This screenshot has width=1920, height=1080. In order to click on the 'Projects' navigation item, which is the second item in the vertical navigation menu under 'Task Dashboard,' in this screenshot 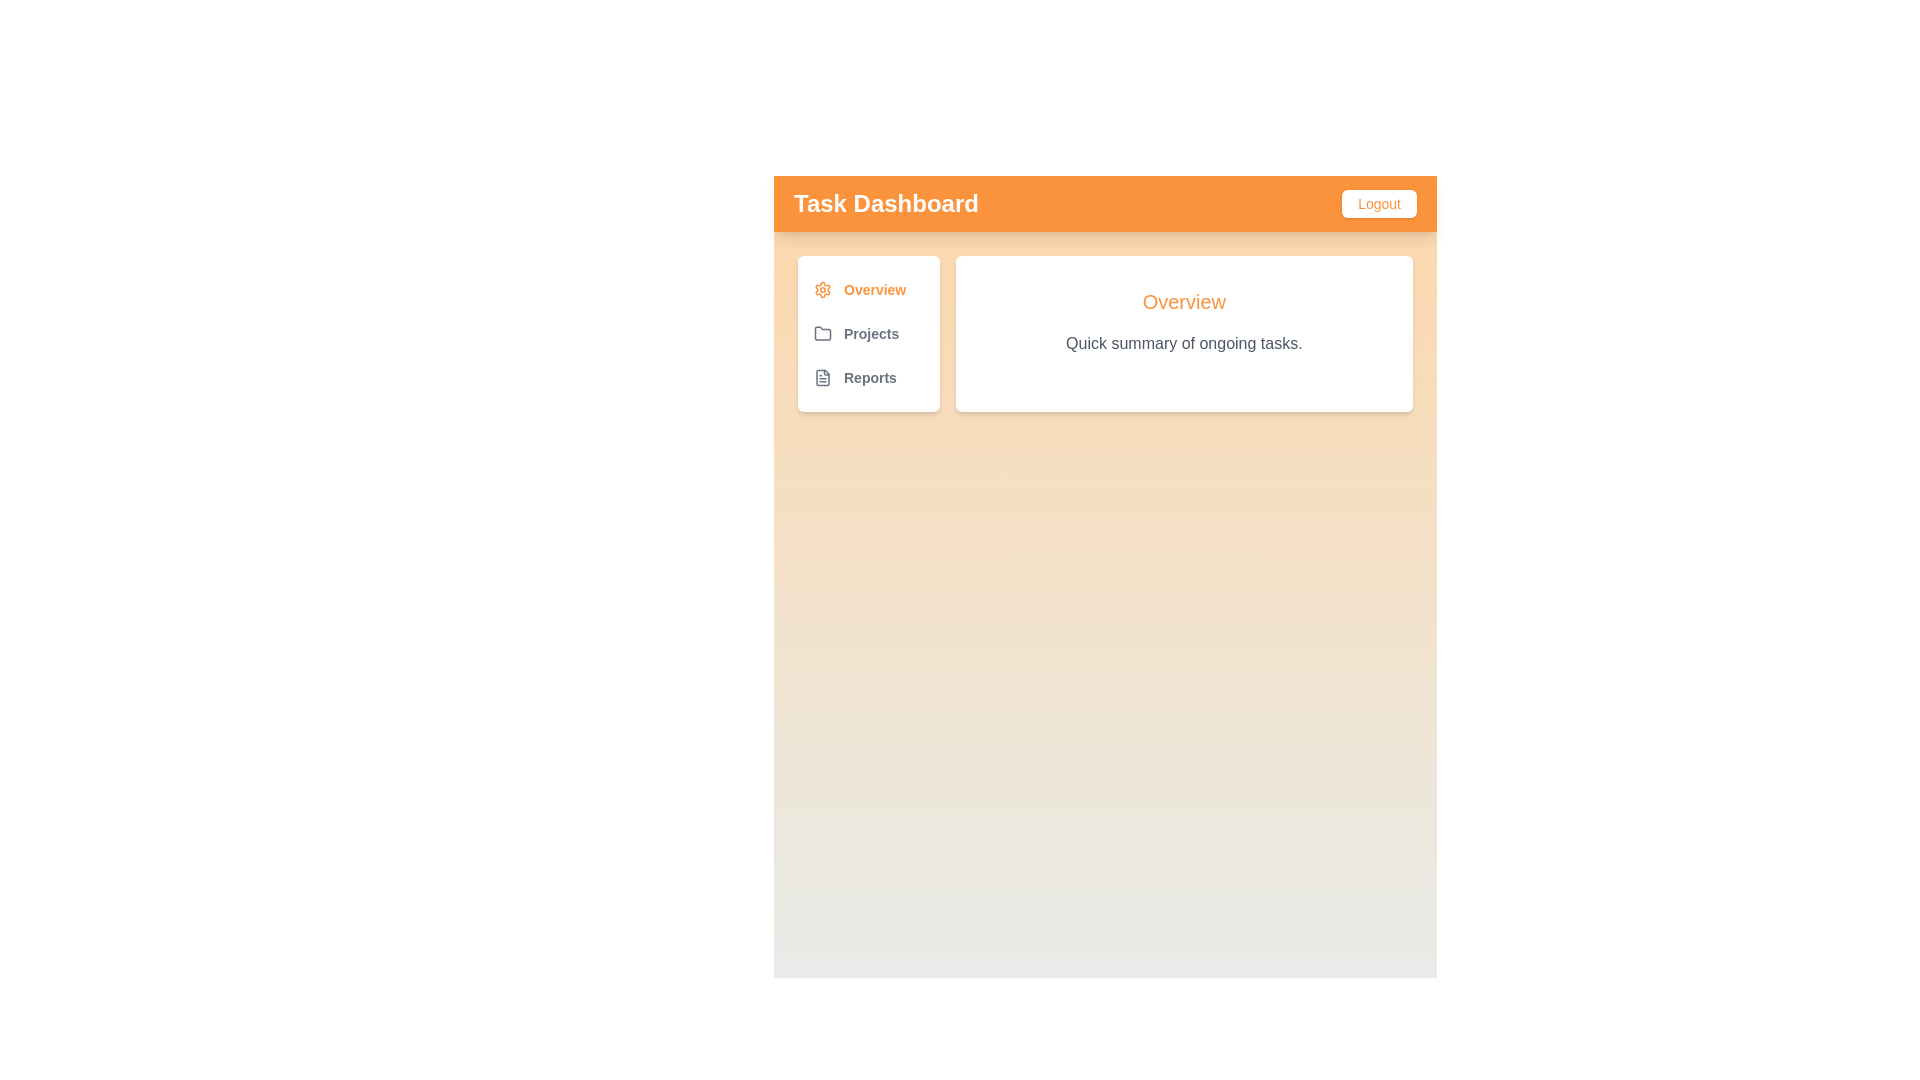, I will do `click(868, 333)`.